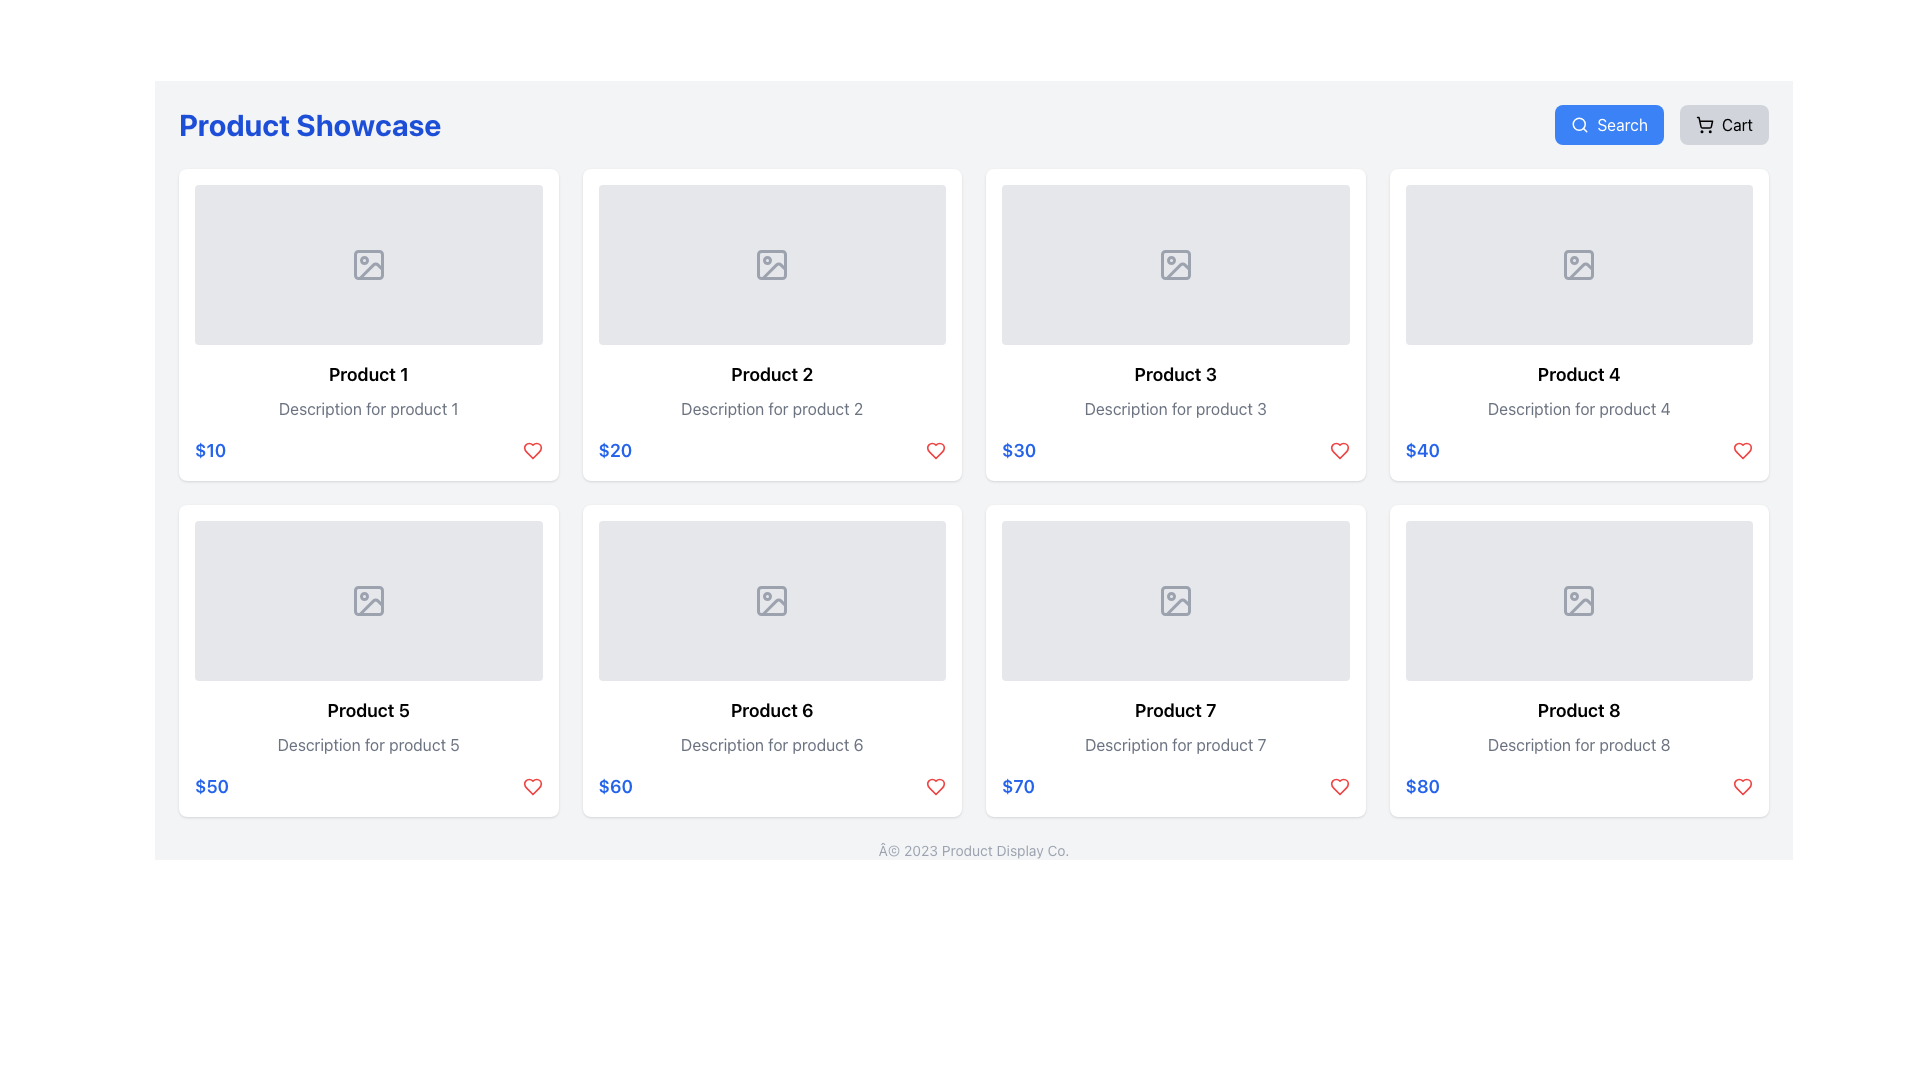 This screenshot has height=1080, width=1920. I want to click on the small rectangular component with rounded corners that is part of the photo icon in the top-center region of the eighth product card within the image placeholder, so click(1578, 600).